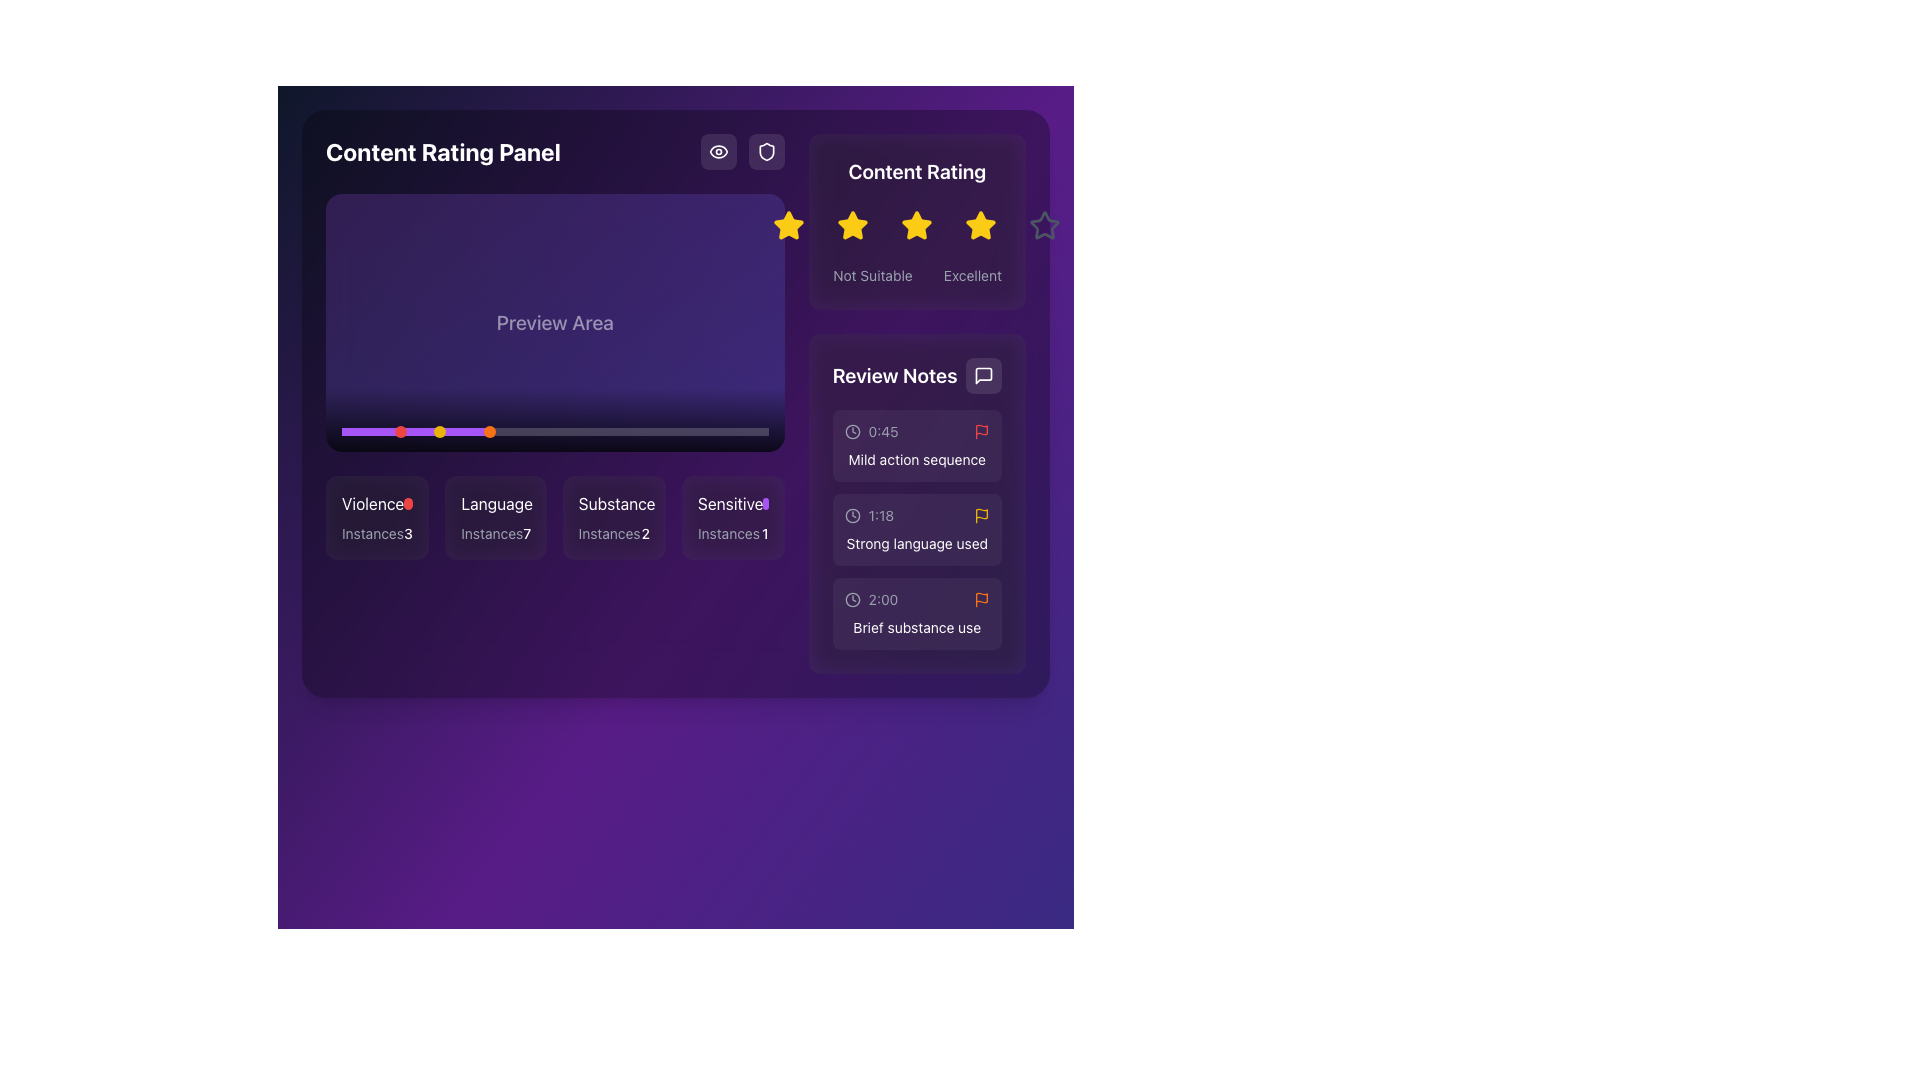 The image size is (1920, 1080). I want to click on the leftmost segment of the progress bar, which is a purple horizontal bar representing progress, so click(415, 431).